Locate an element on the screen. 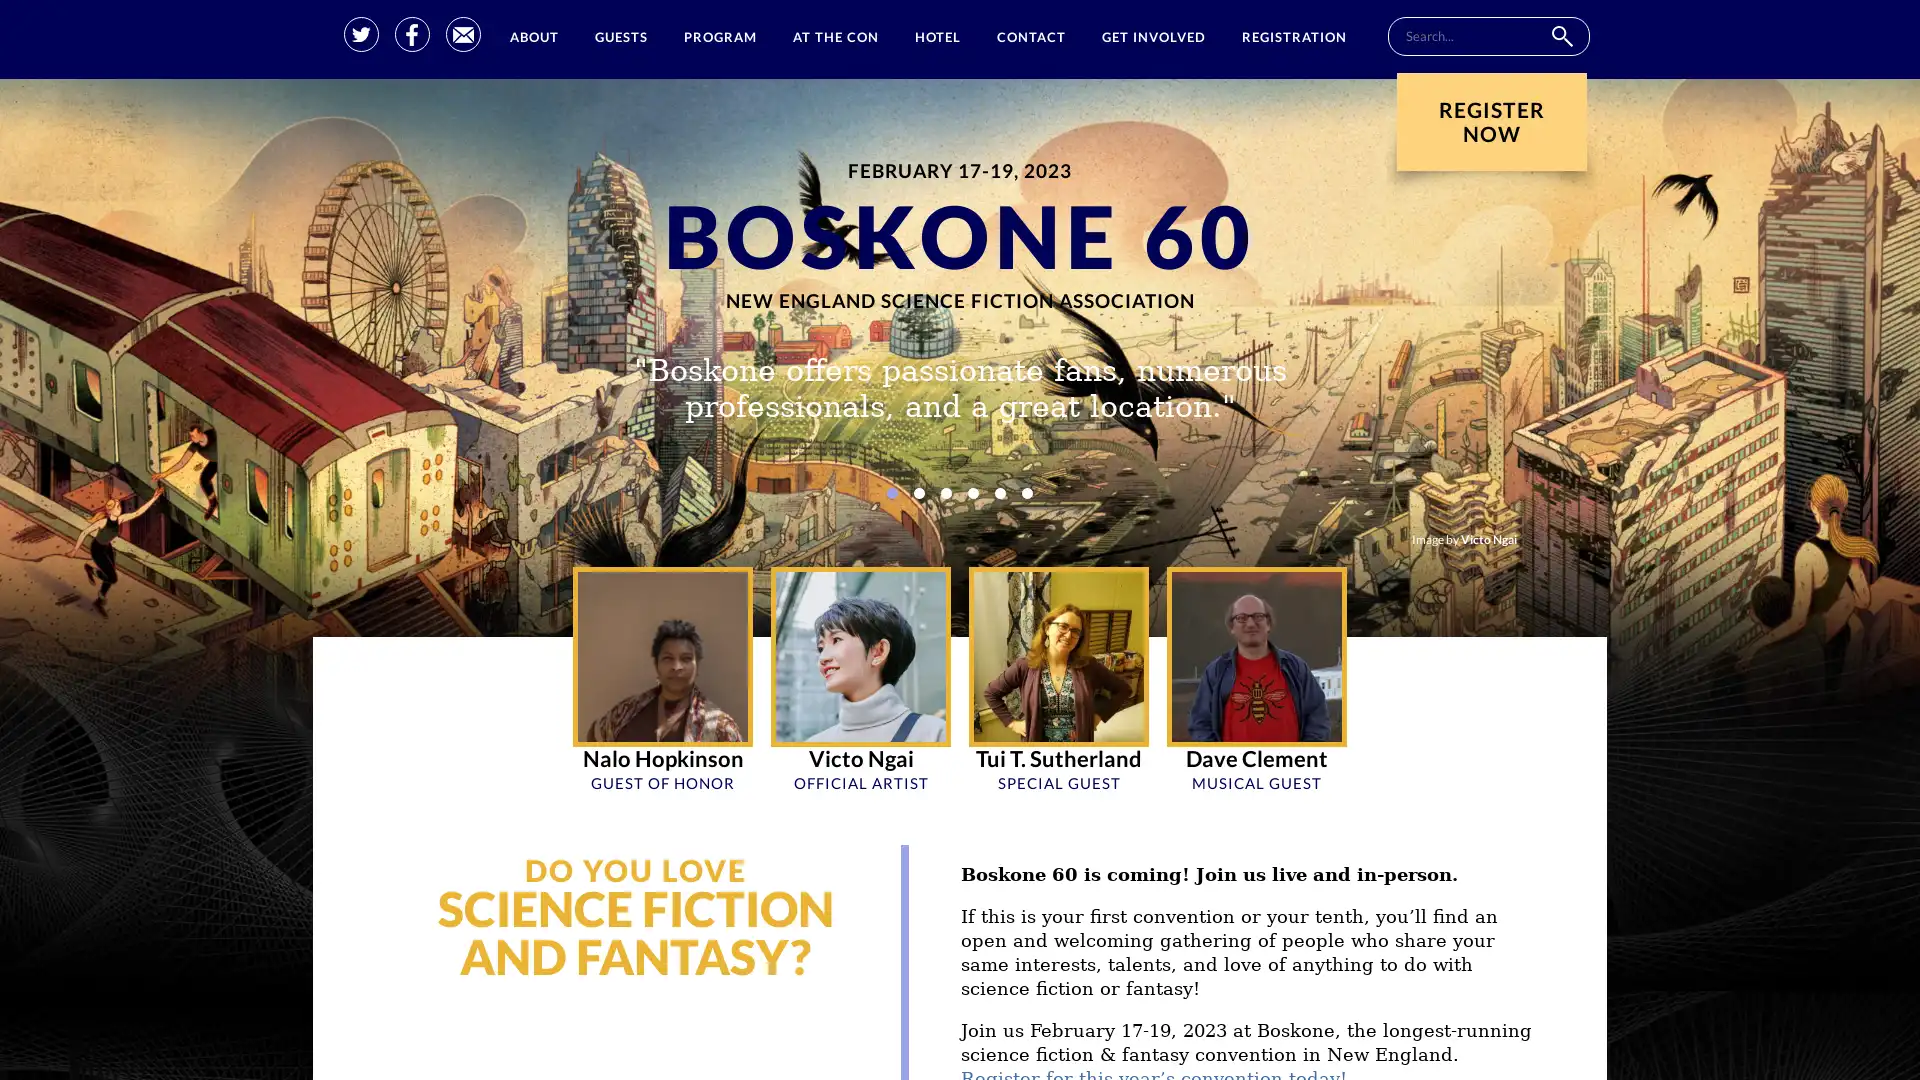 This screenshot has width=1920, height=1080. Search is located at coordinates (1560, 36).